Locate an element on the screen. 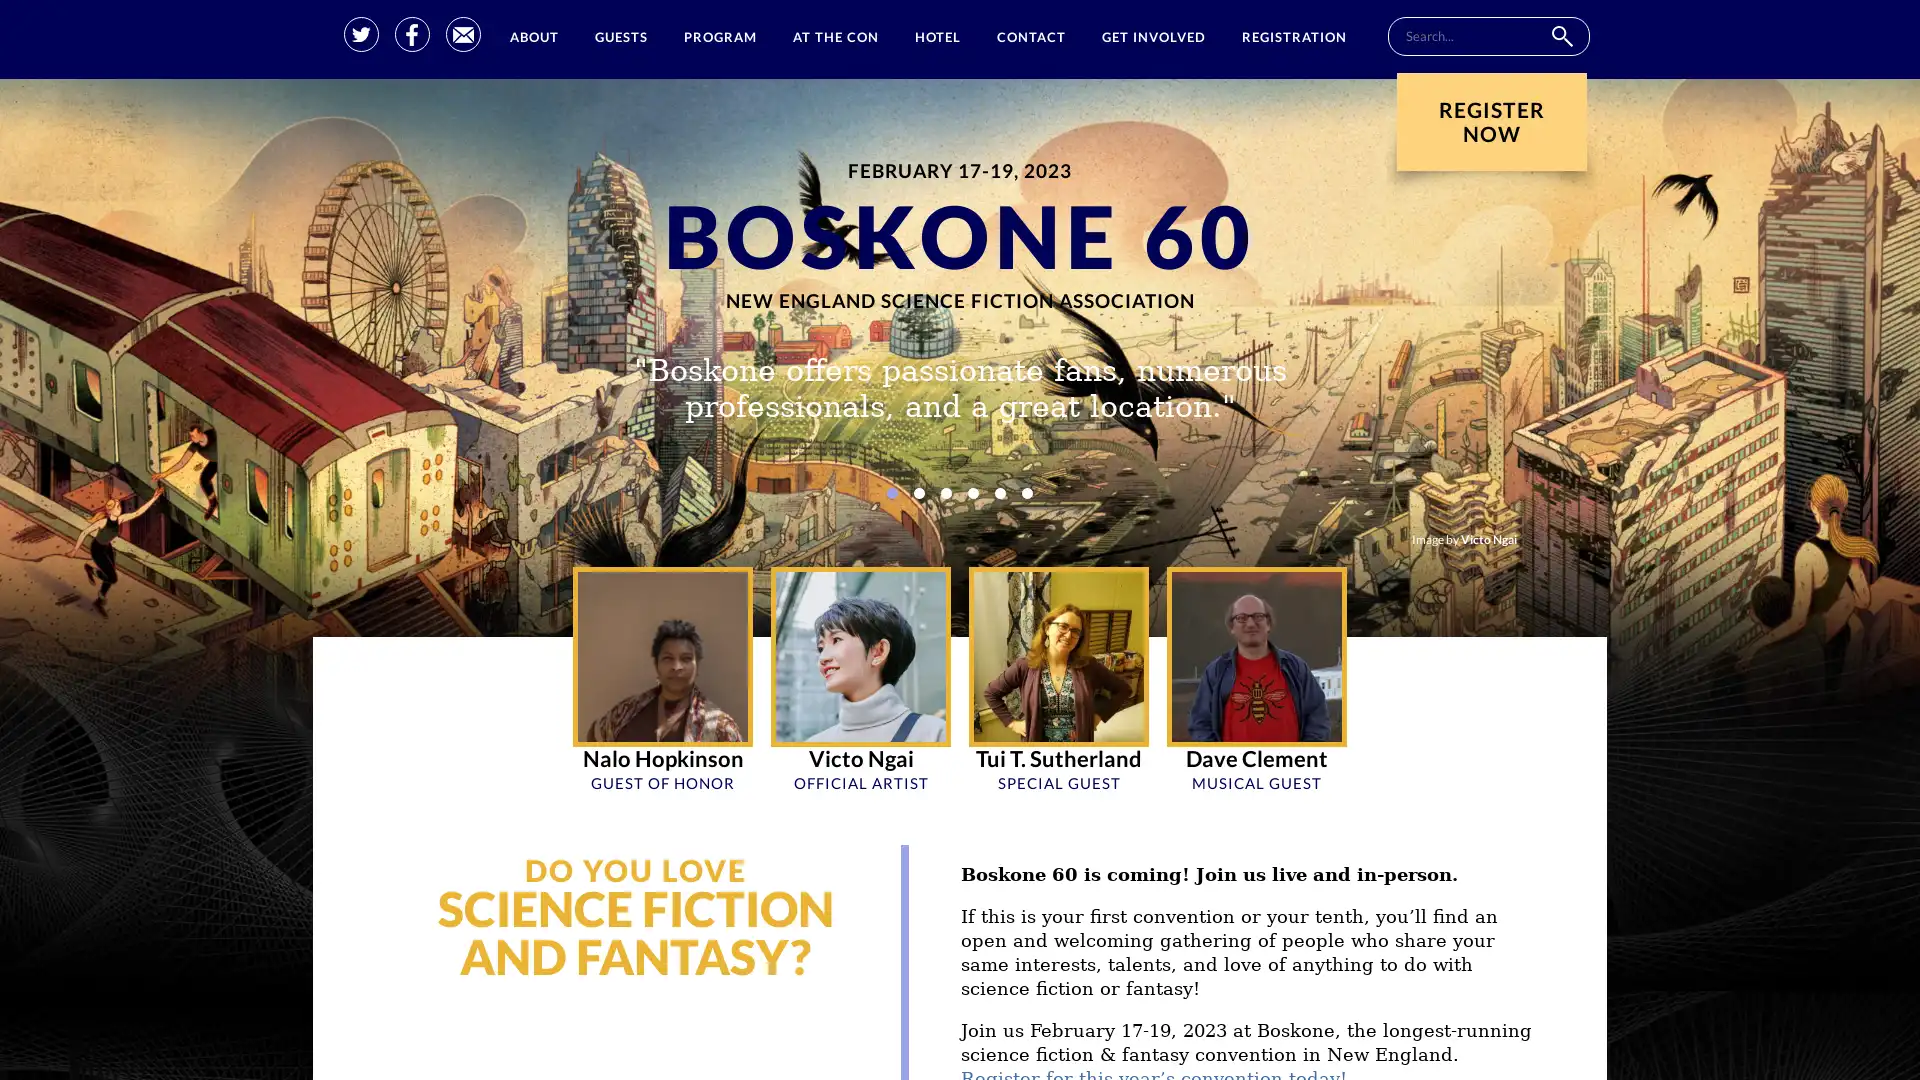 This screenshot has width=1920, height=1080. Search is located at coordinates (1560, 36).